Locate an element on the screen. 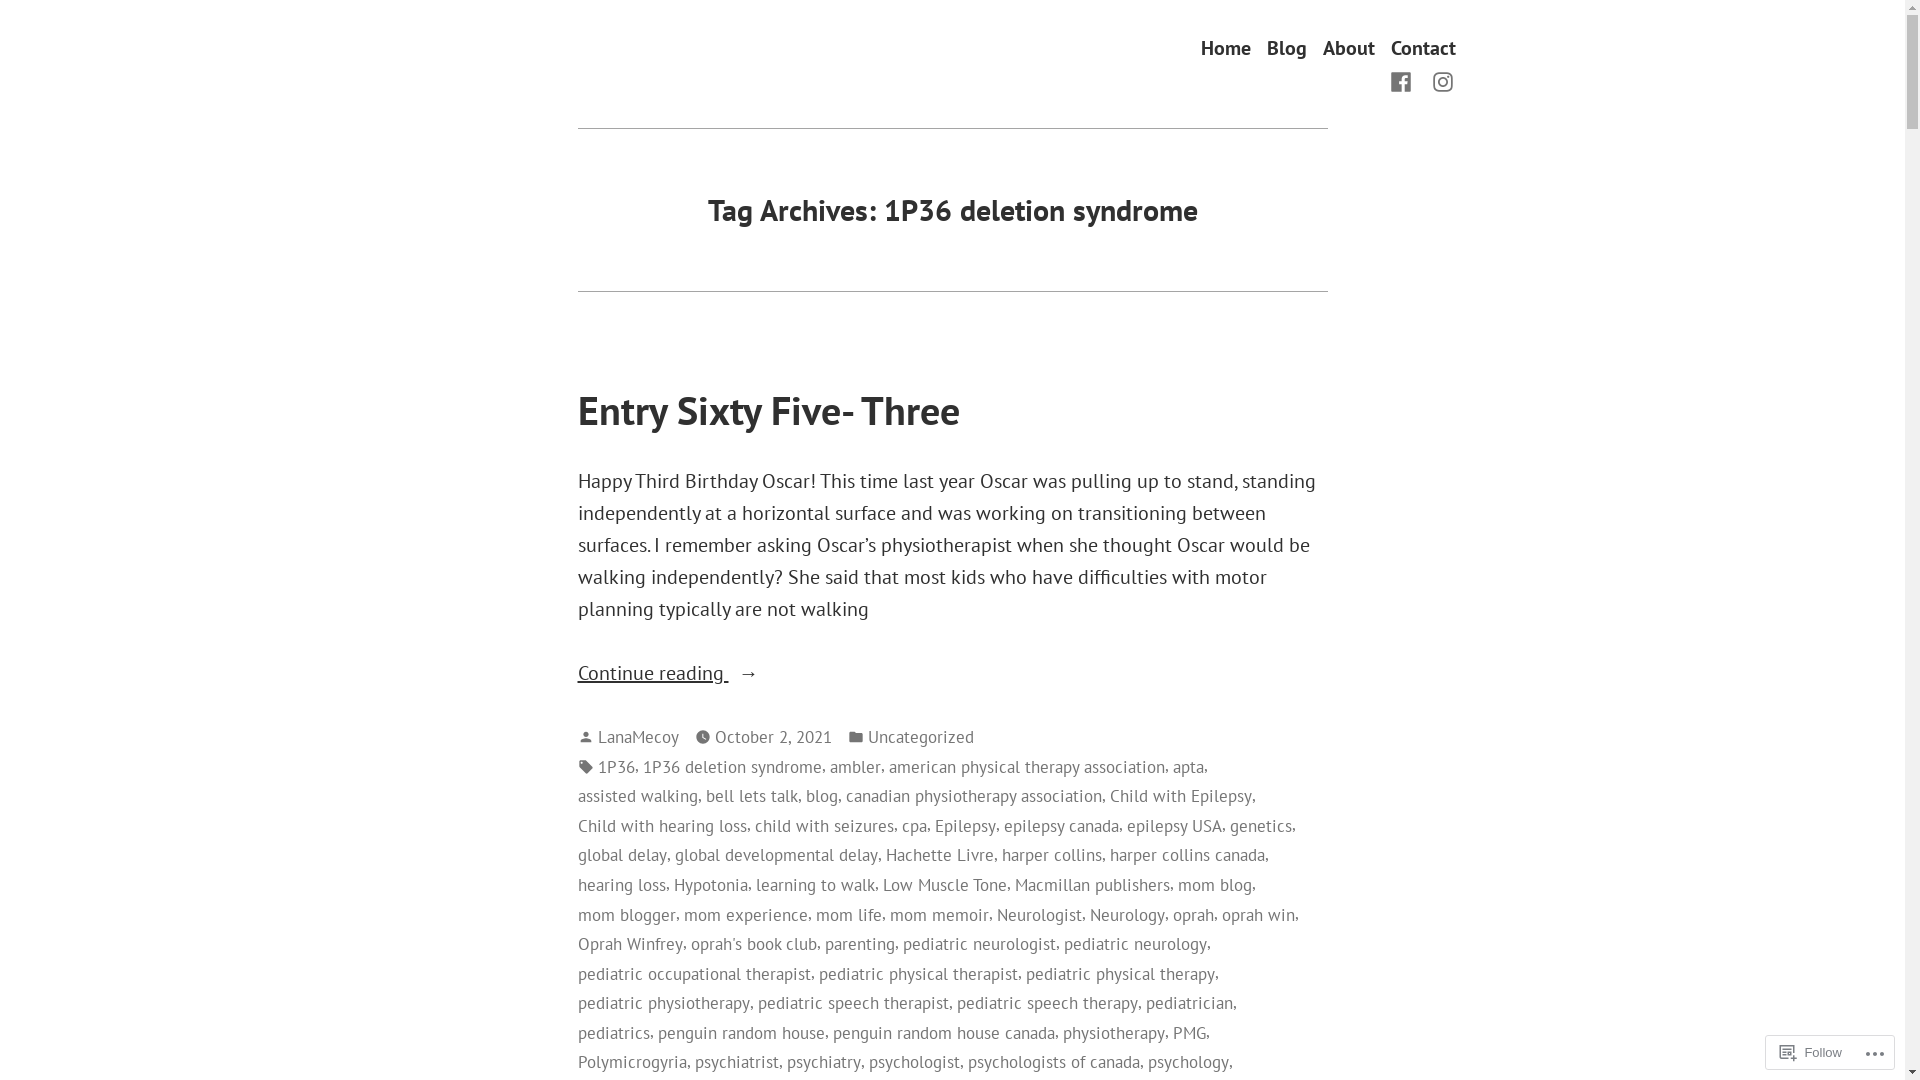 This screenshot has height=1080, width=1920. 'hearing loss' is located at coordinates (621, 883).